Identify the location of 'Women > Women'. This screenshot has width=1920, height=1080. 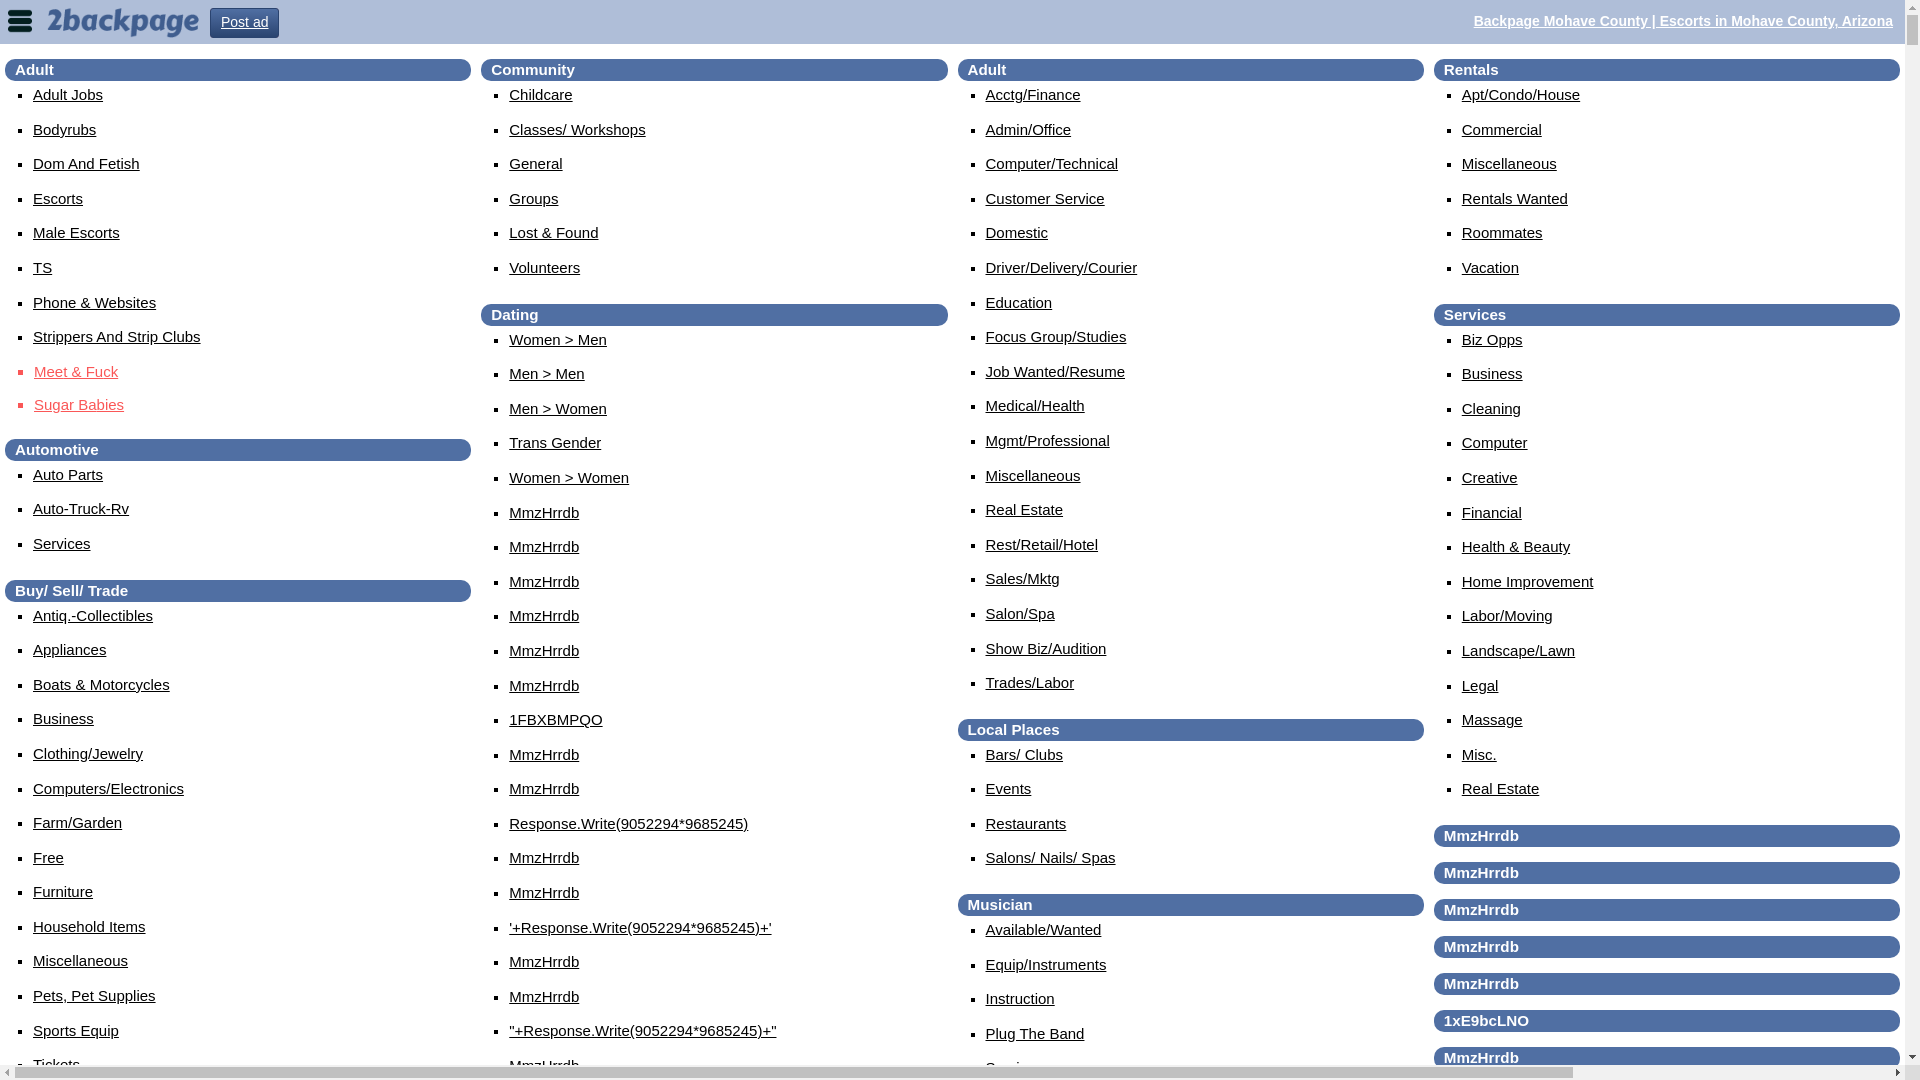
(508, 477).